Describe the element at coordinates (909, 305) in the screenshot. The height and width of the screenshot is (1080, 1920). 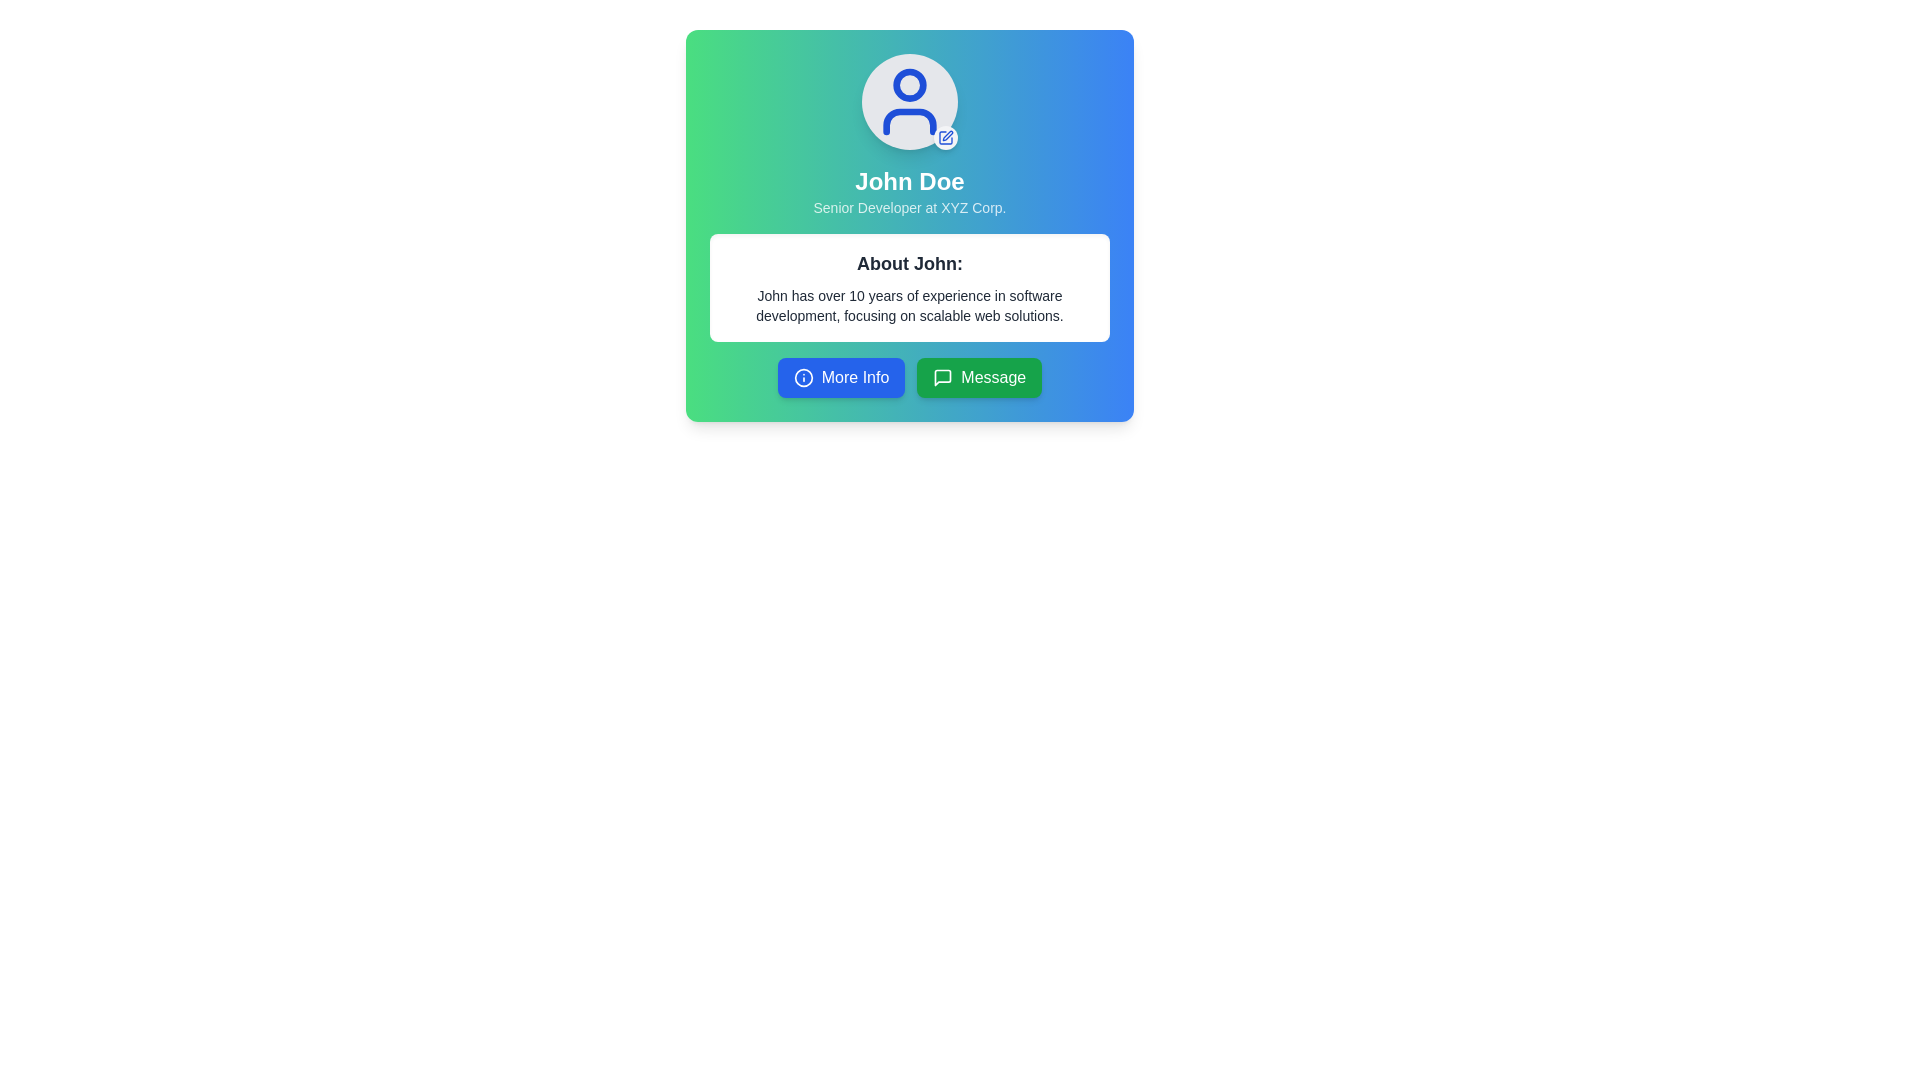
I see `the text display providing information about John's professional background and expertise in software development, located beneath the 'About John:' header` at that location.